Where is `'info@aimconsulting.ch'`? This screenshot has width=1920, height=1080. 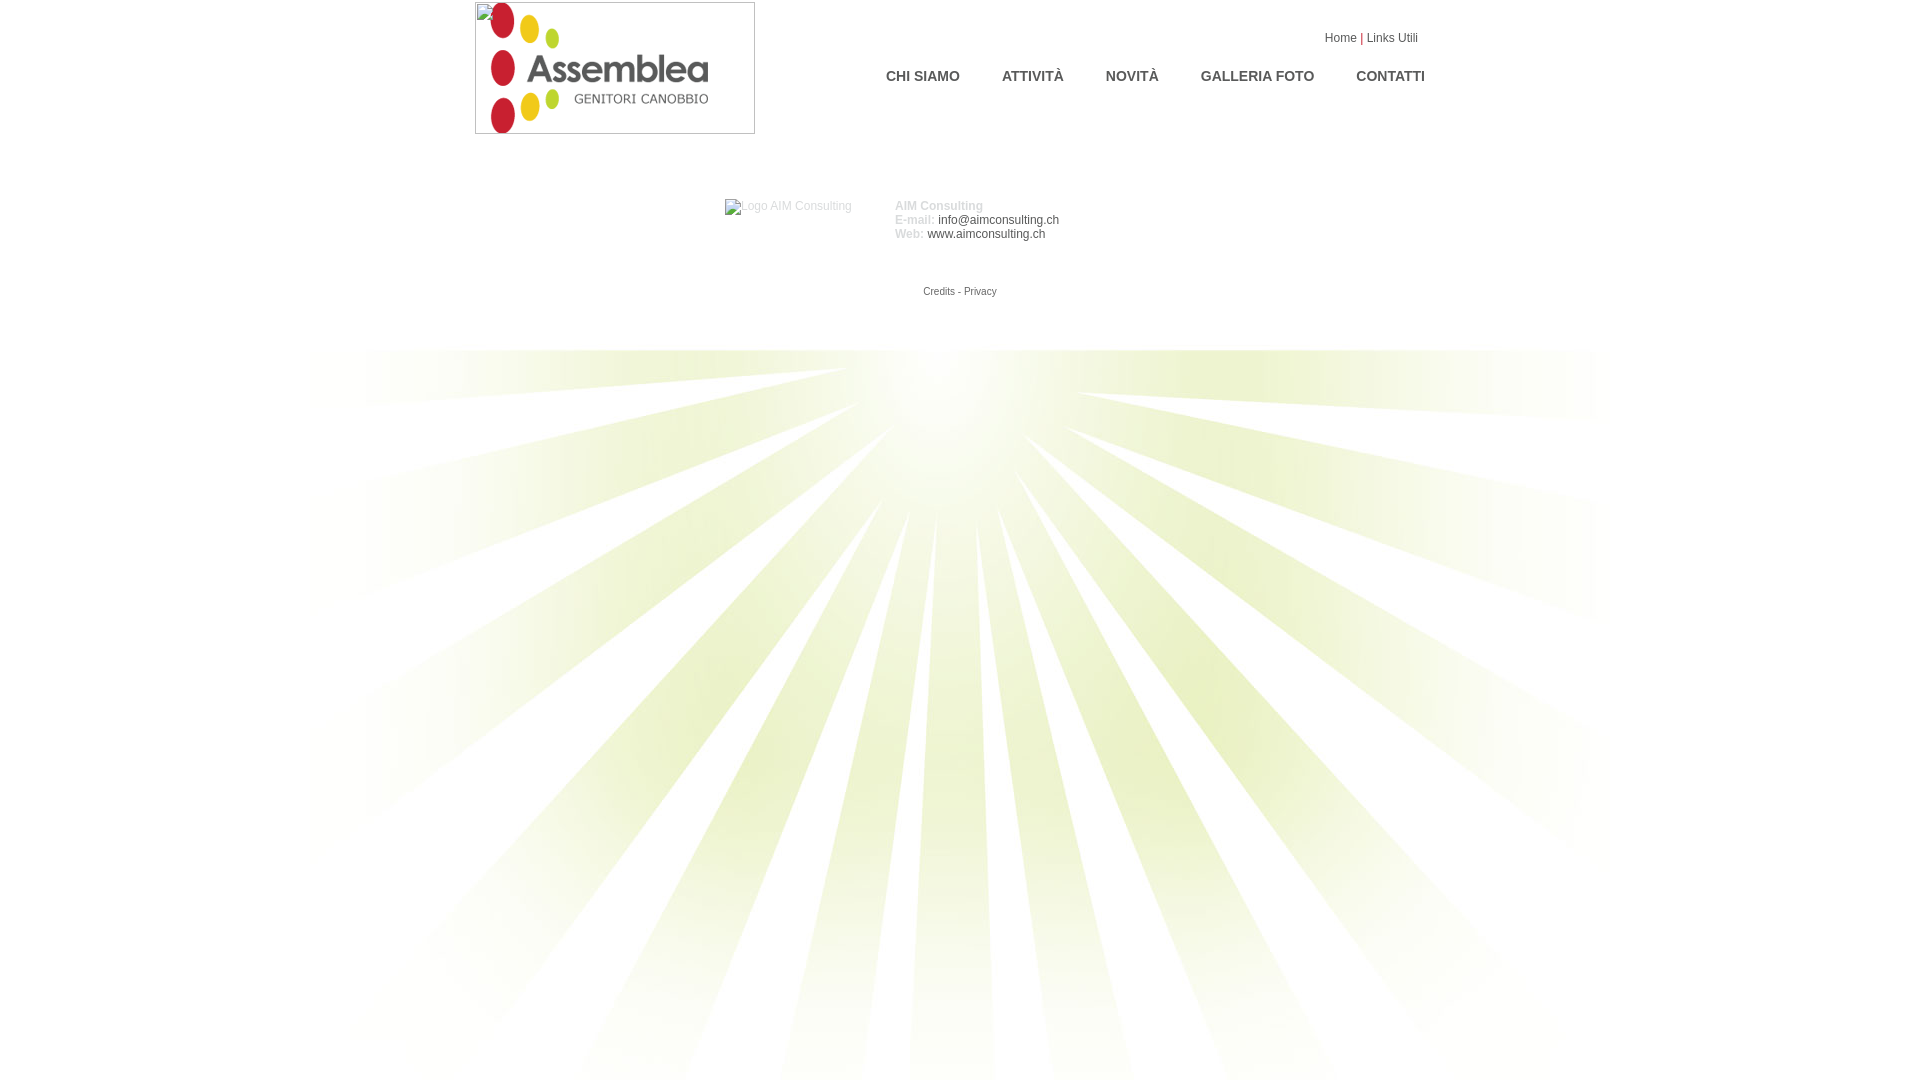
'info@aimconsulting.ch' is located at coordinates (998, 219).